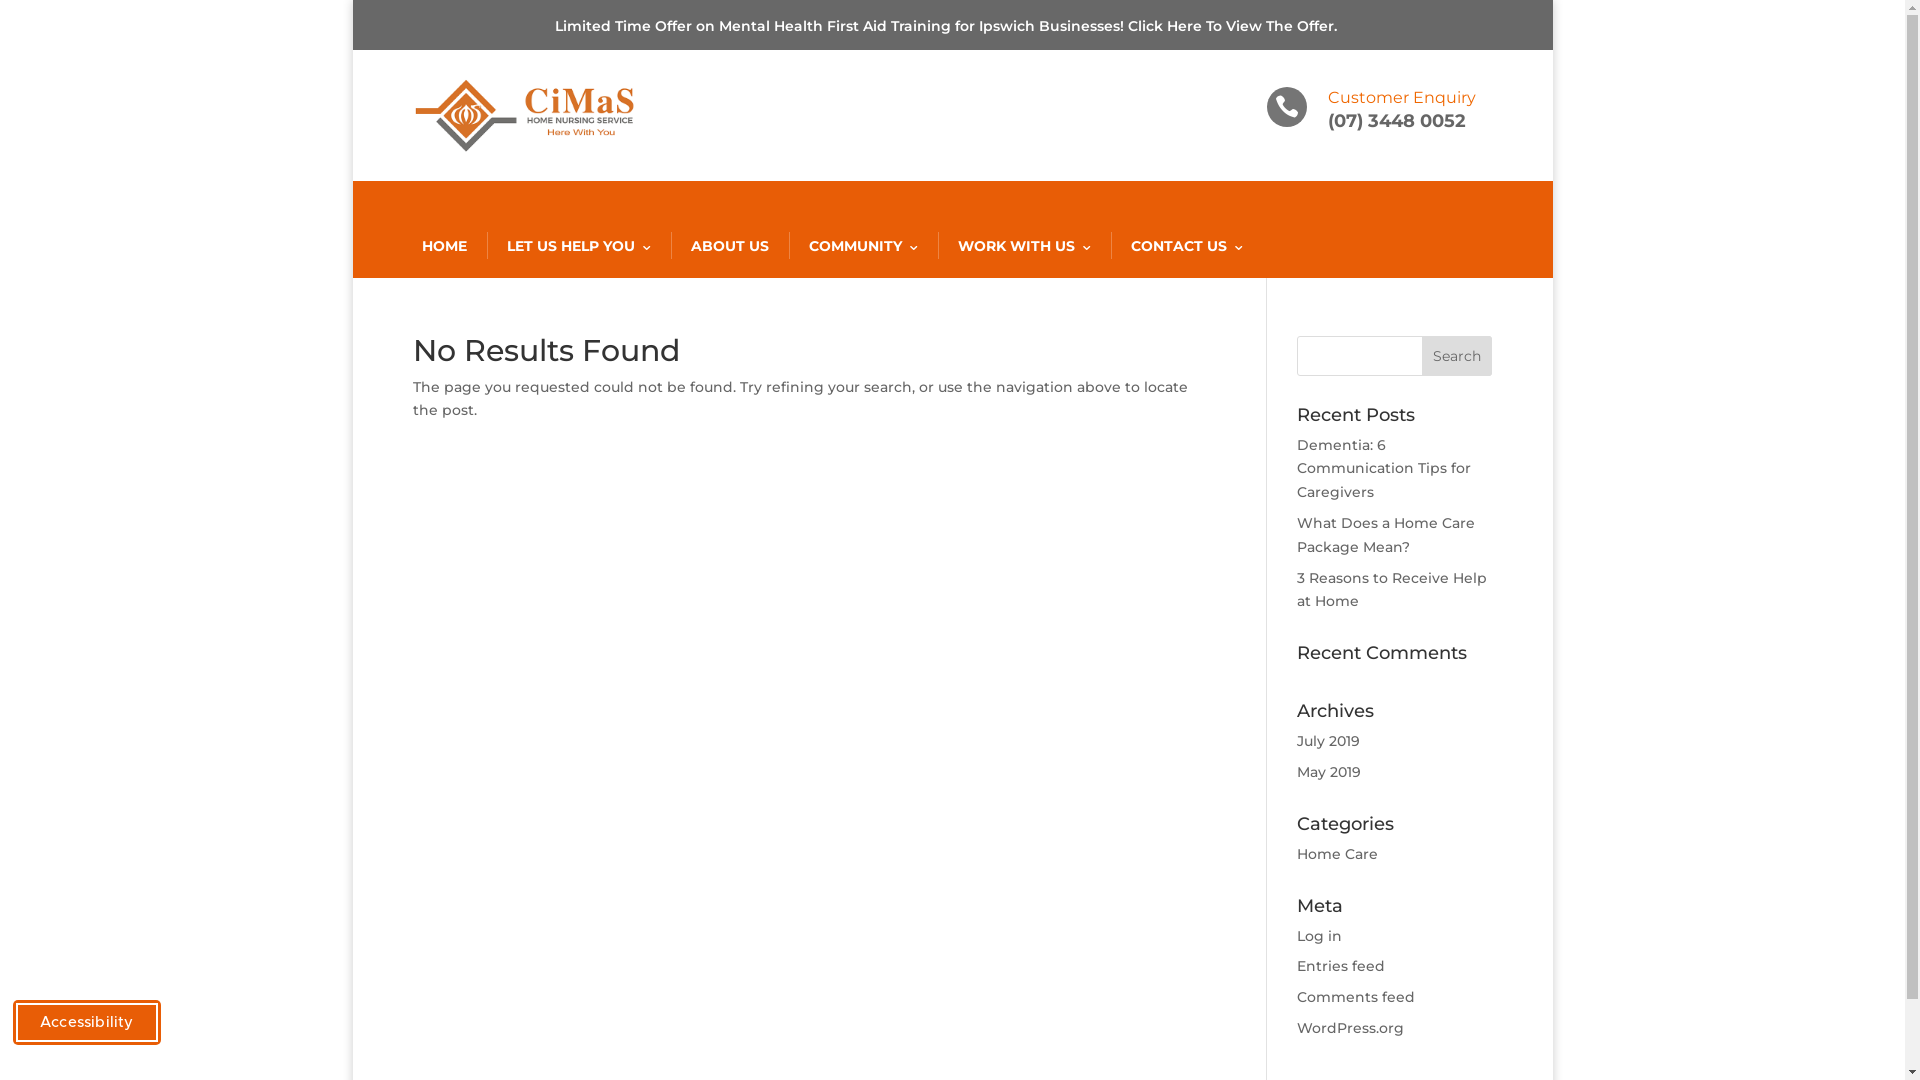  Describe the element at coordinates (576, 245) in the screenshot. I see `'LET US HELP YOU'` at that location.